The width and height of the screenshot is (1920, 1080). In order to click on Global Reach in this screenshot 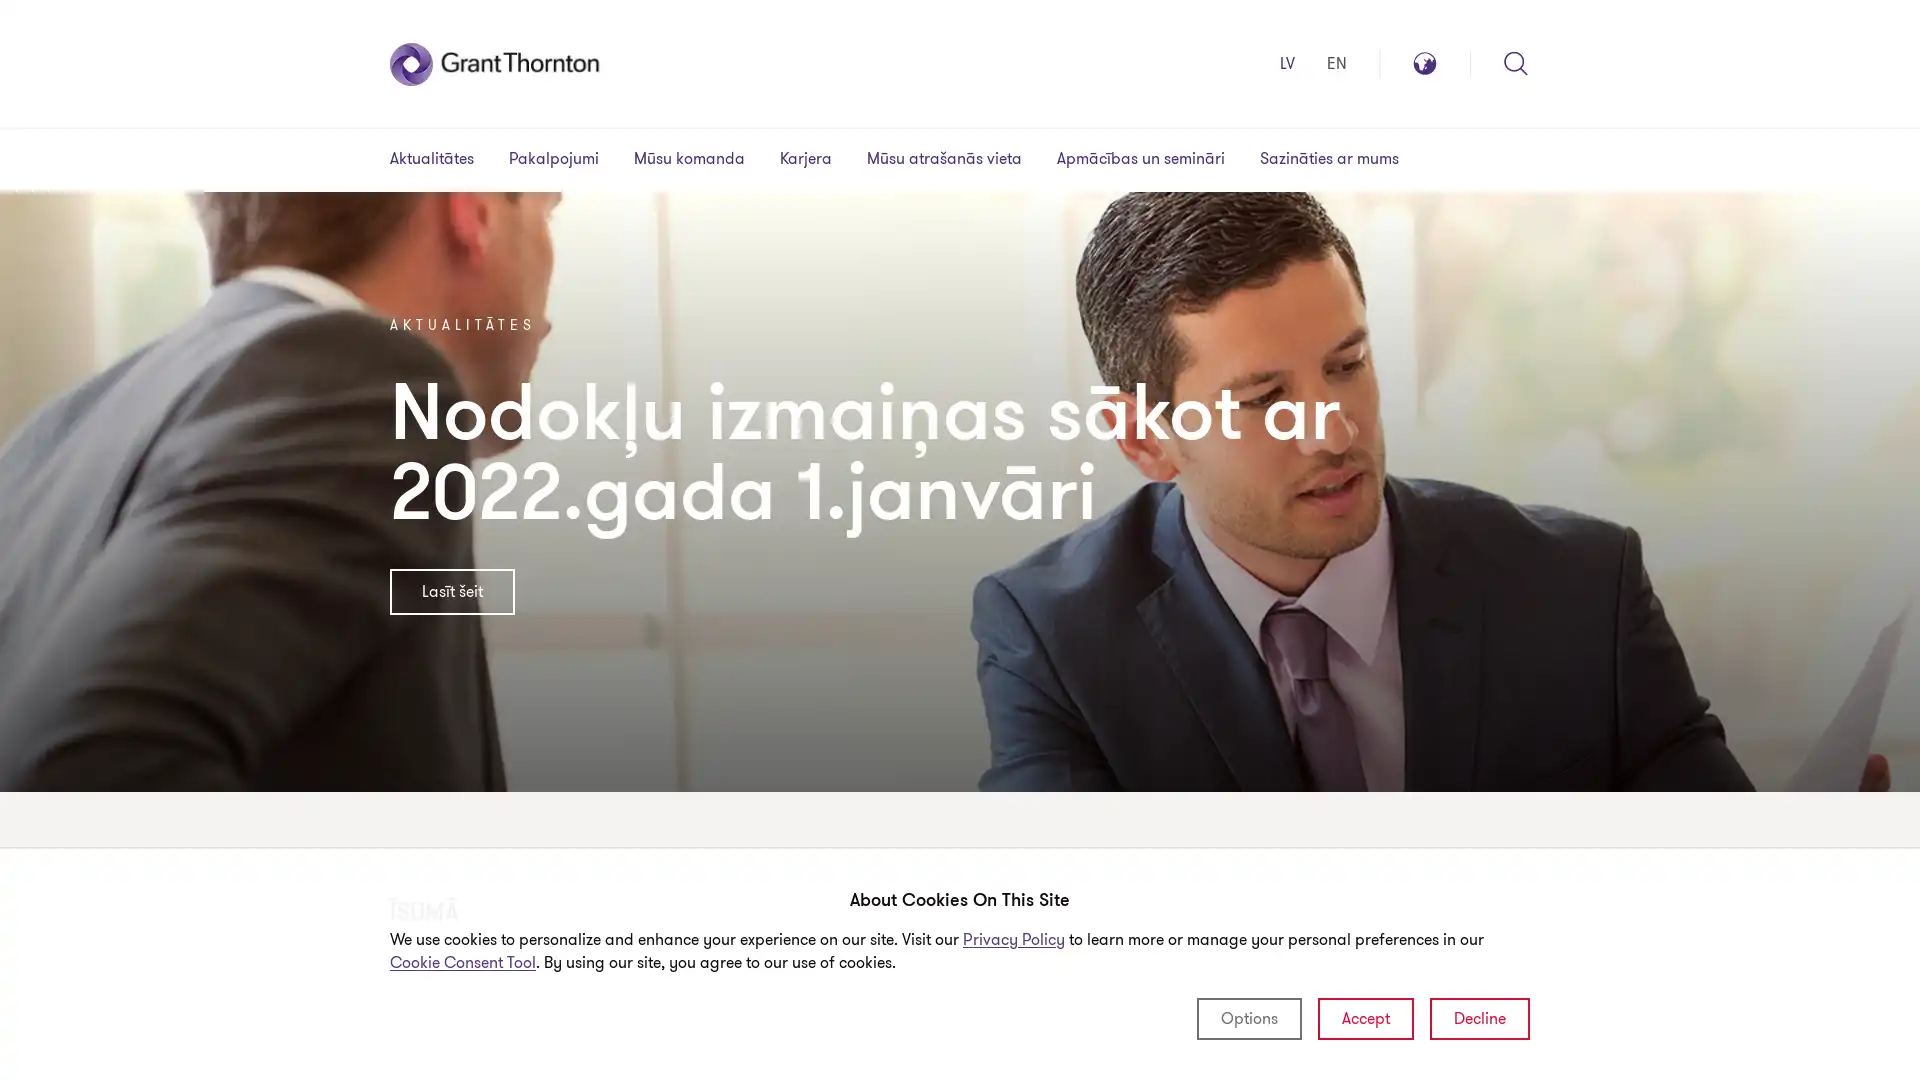, I will do `click(1424, 63)`.